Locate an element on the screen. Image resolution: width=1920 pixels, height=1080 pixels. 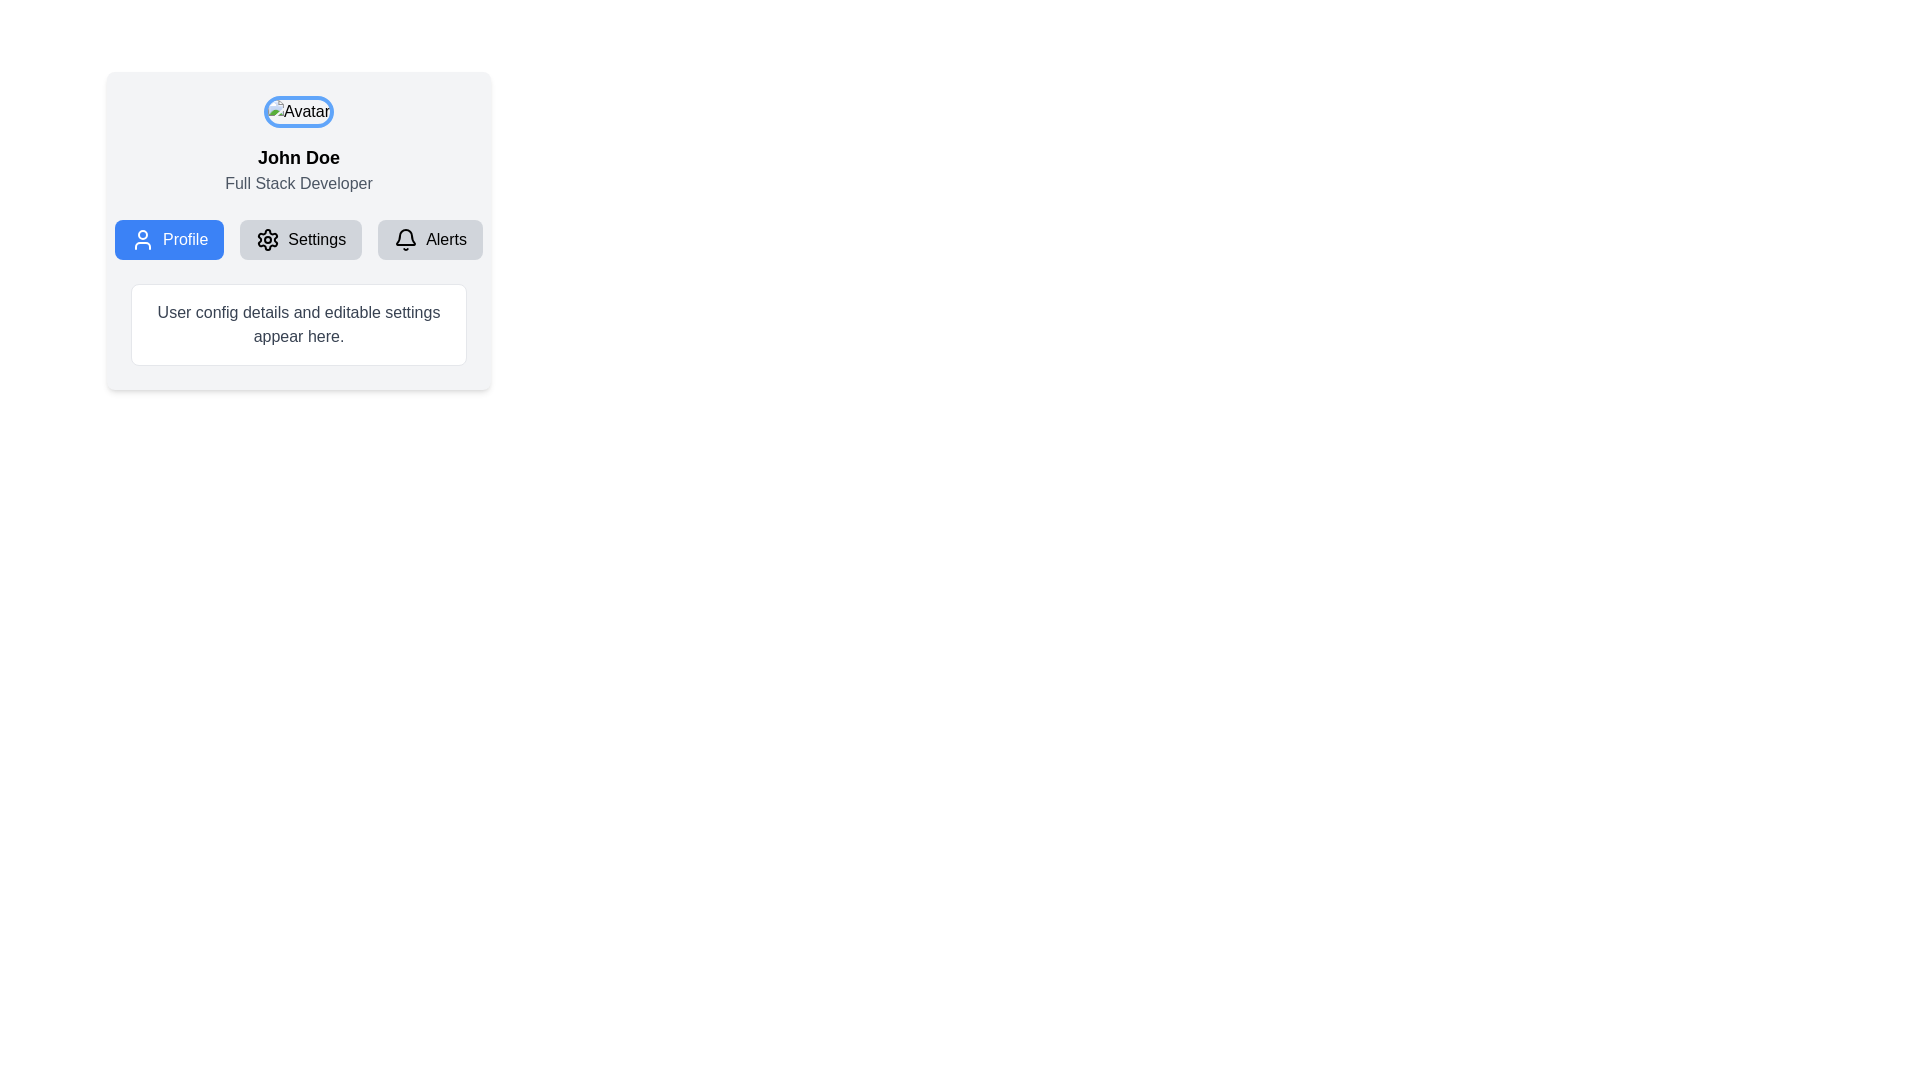
the static text element displaying the name 'John Doe', which is styled with a 'font-semibold' class and positioned centrally just below an avatar image is located at coordinates (297, 157).